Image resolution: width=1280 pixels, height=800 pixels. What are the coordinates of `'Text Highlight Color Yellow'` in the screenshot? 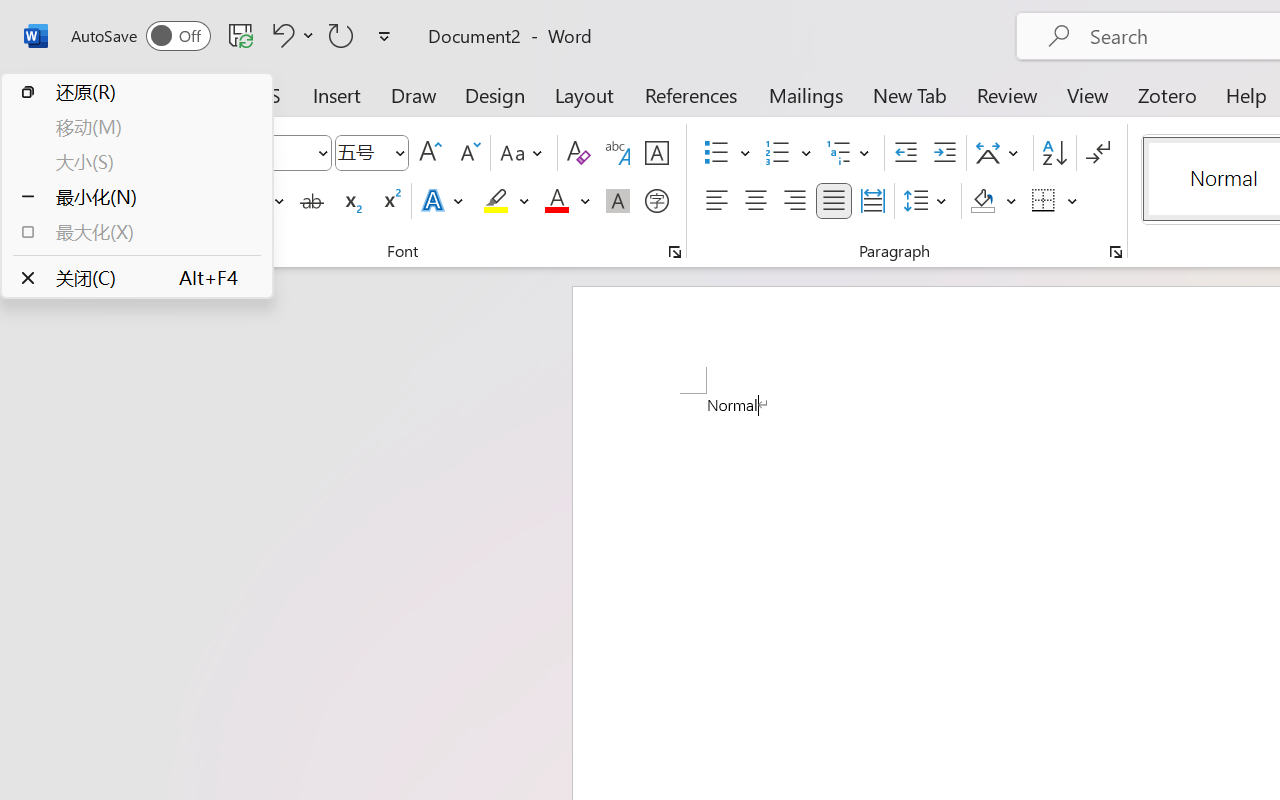 It's located at (496, 201).